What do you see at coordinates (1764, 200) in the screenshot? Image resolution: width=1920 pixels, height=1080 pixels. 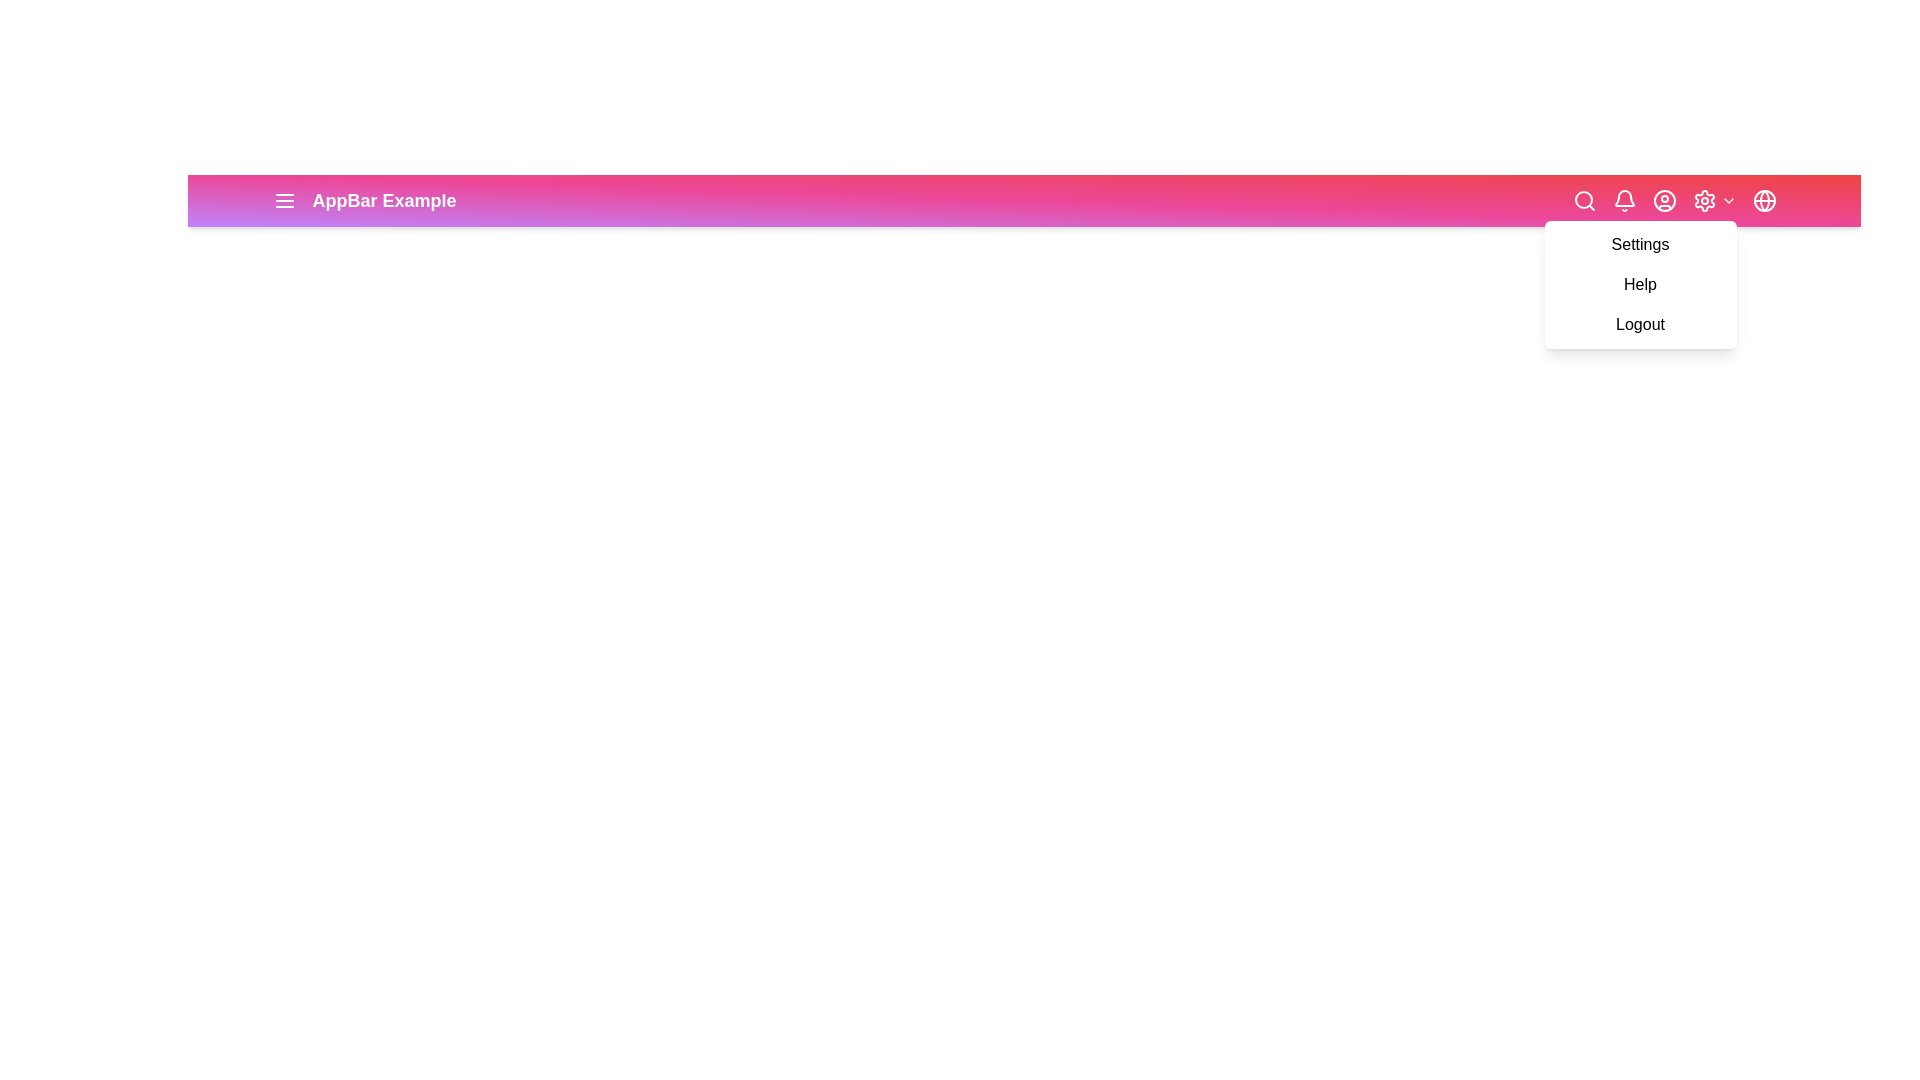 I see `the globe button to trigger its associated action` at bounding box center [1764, 200].